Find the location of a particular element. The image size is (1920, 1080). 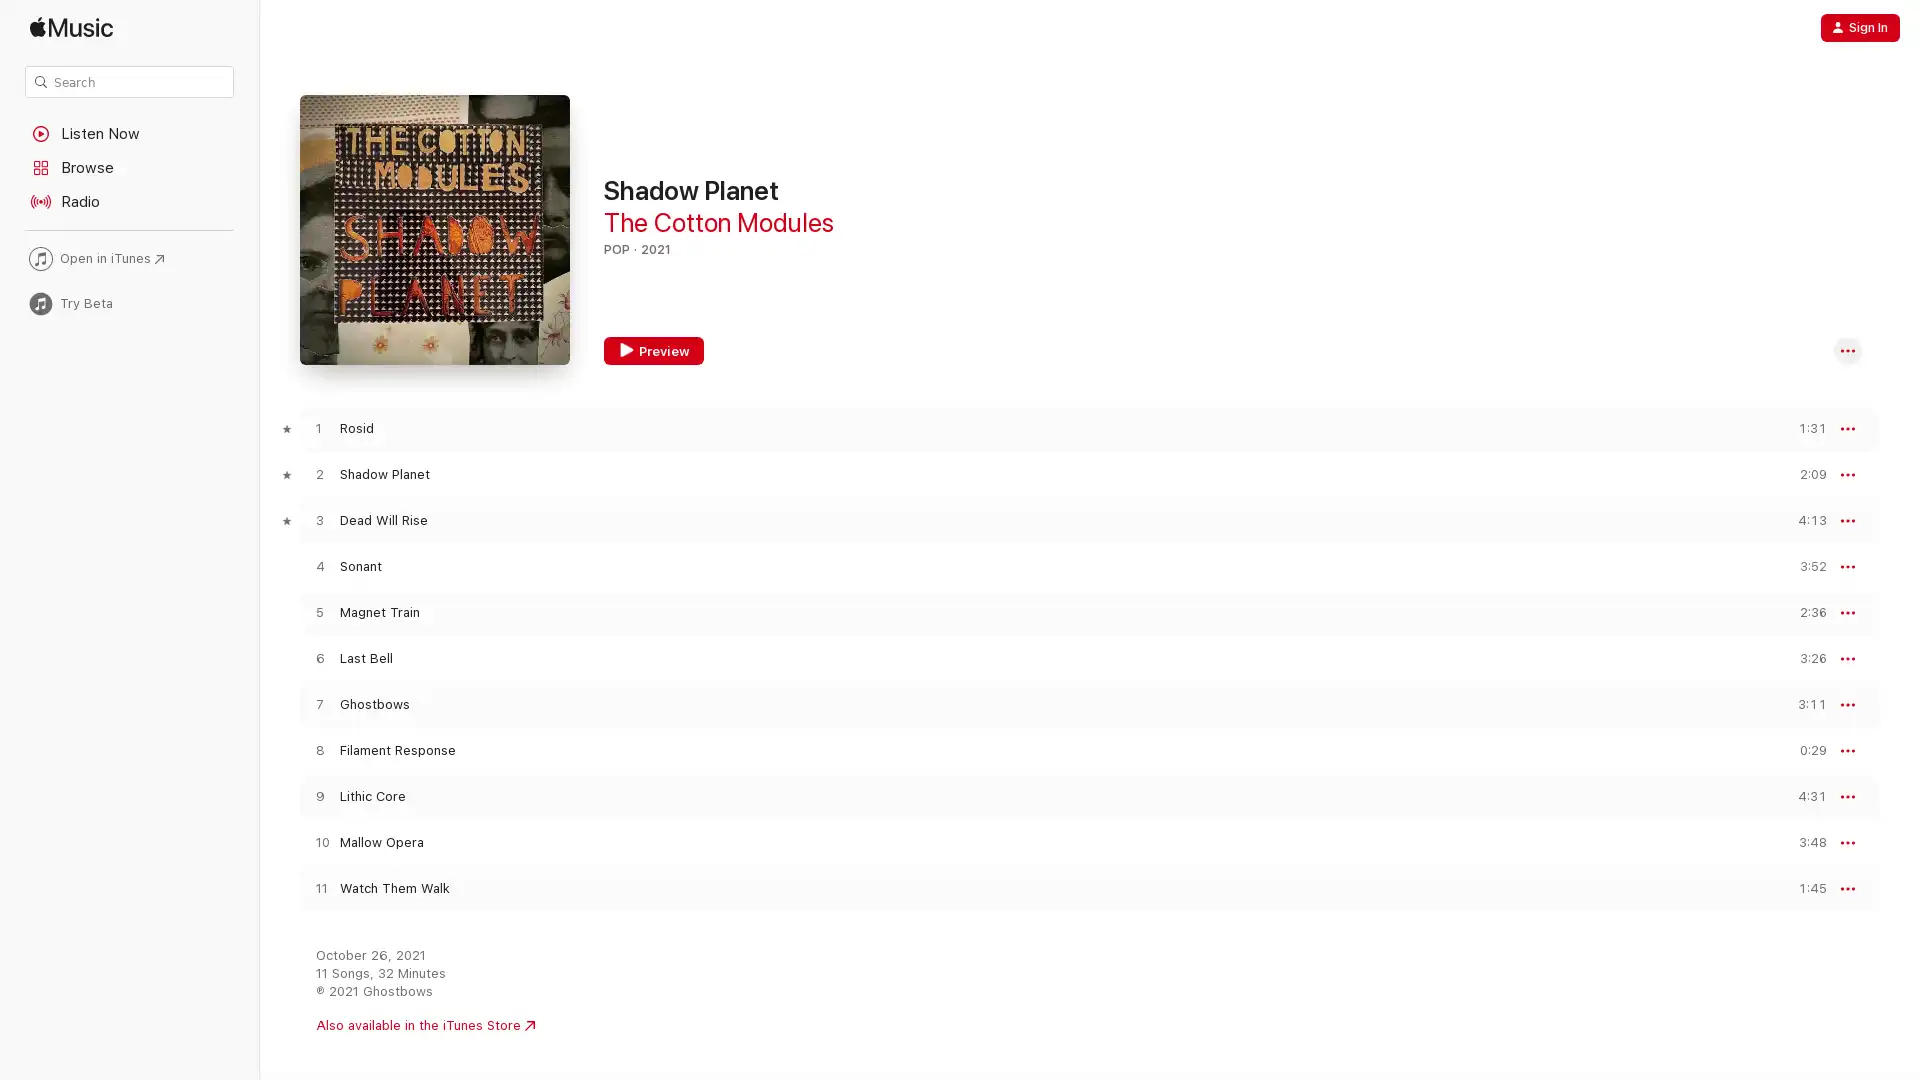

Also available in the iTunes Store is located at coordinates (424, 1026).